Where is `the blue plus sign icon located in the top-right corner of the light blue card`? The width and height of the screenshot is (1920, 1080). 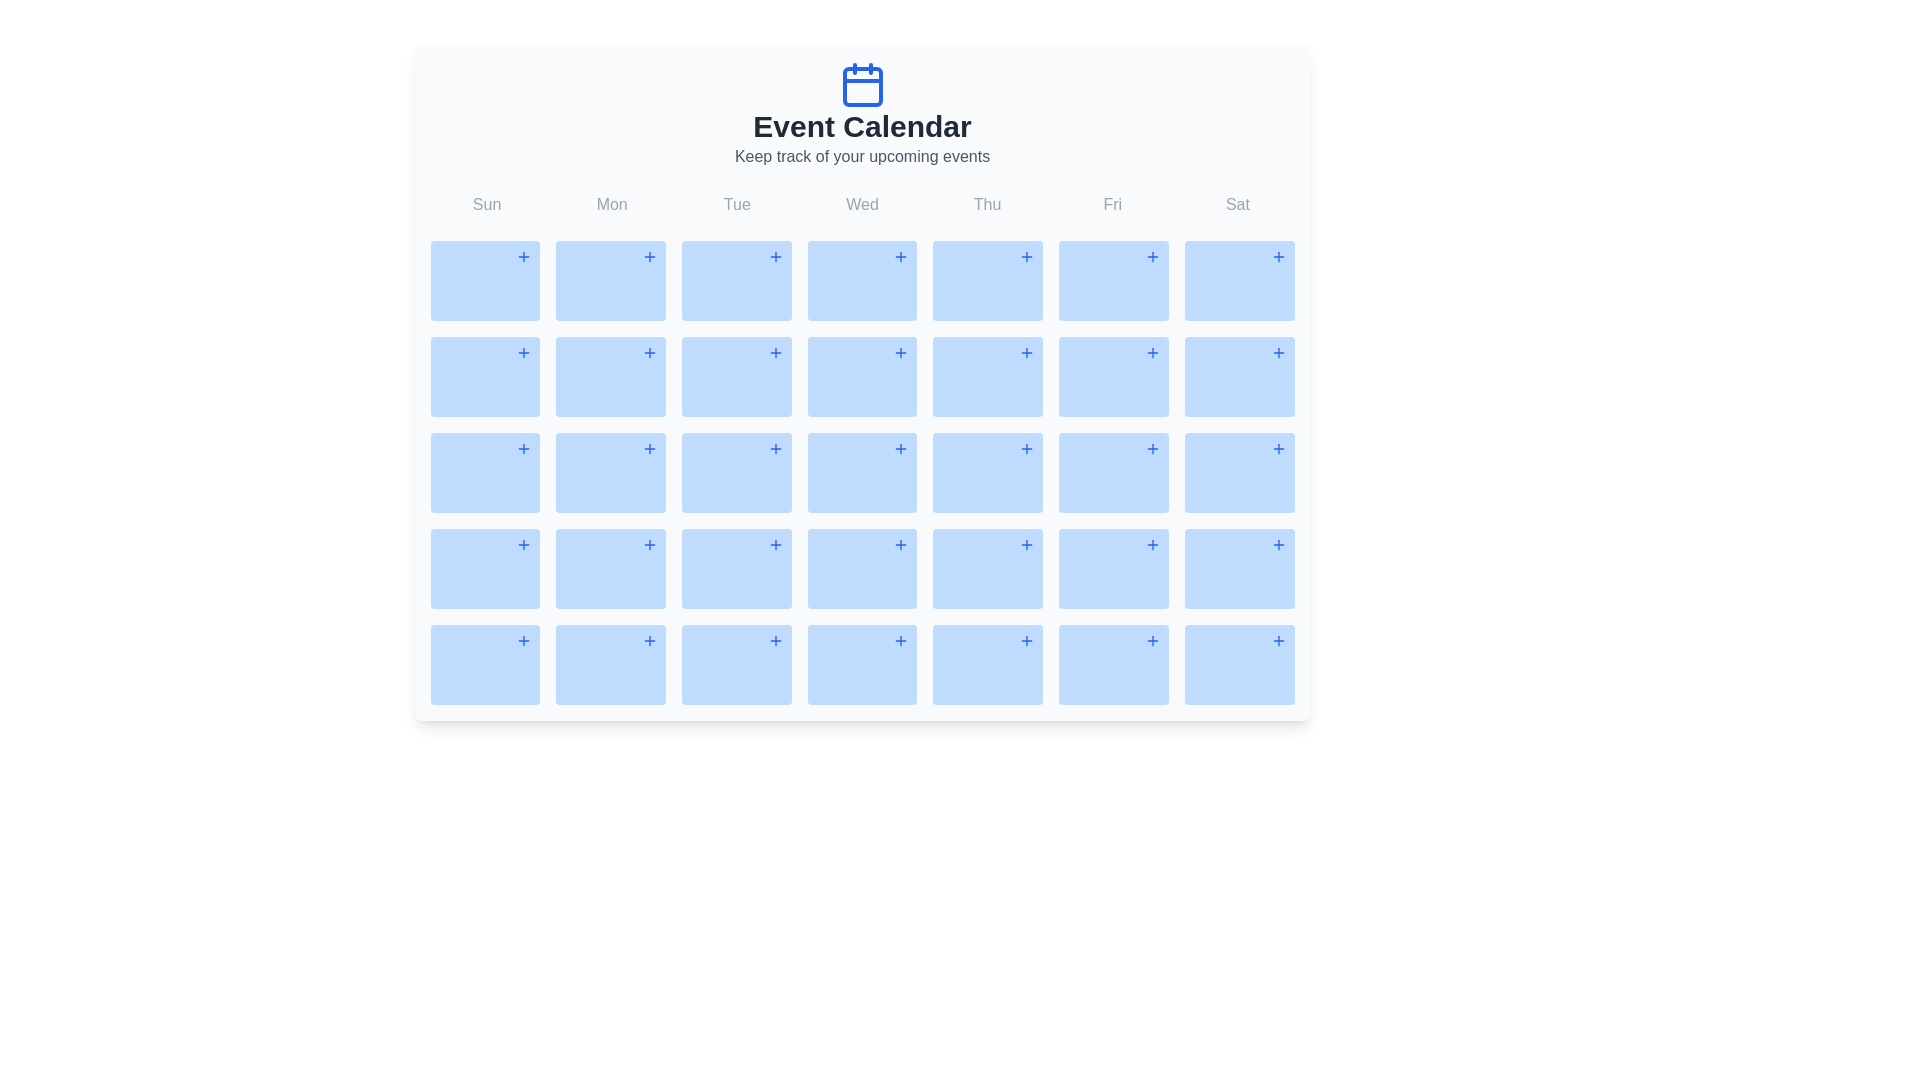 the blue plus sign icon located in the top-right corner of the light blue card is located at coordinates (900, 352).